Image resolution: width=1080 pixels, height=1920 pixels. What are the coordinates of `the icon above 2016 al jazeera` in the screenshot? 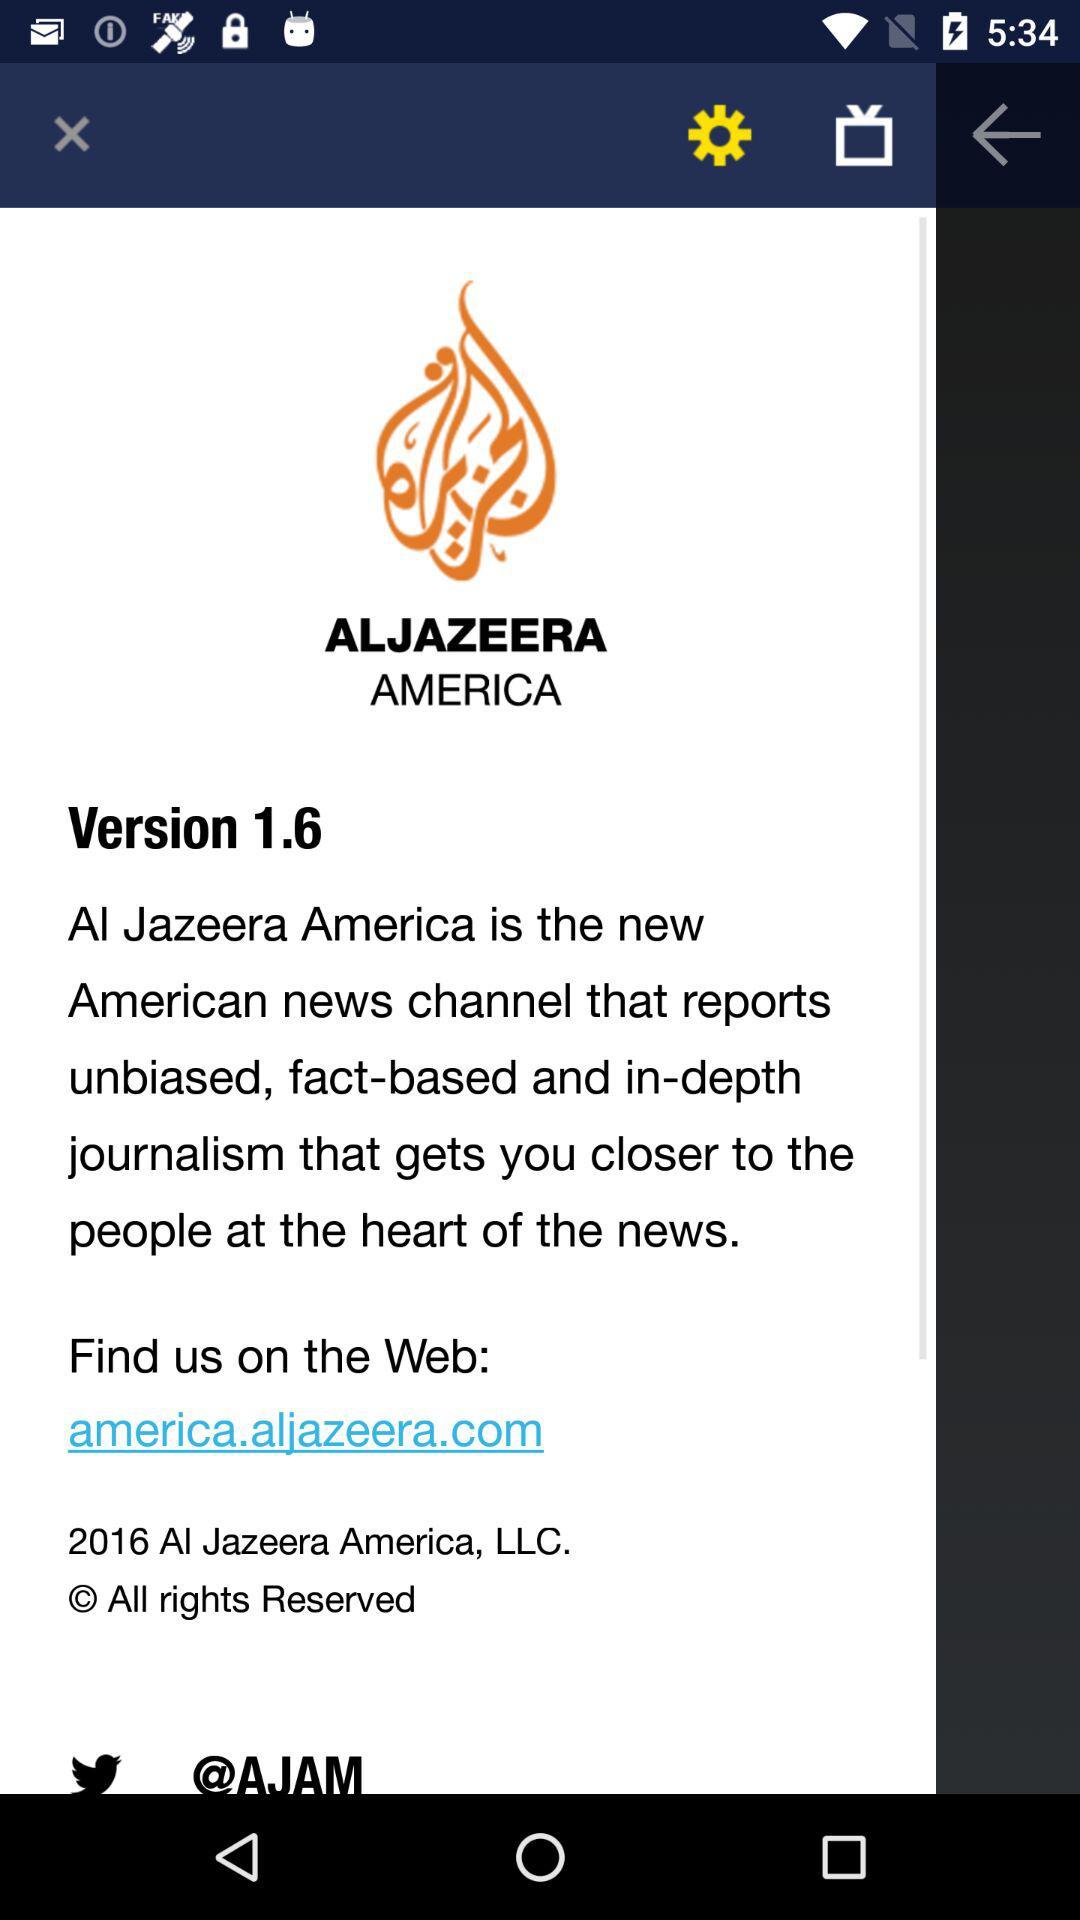 It's located at (467, 1398).